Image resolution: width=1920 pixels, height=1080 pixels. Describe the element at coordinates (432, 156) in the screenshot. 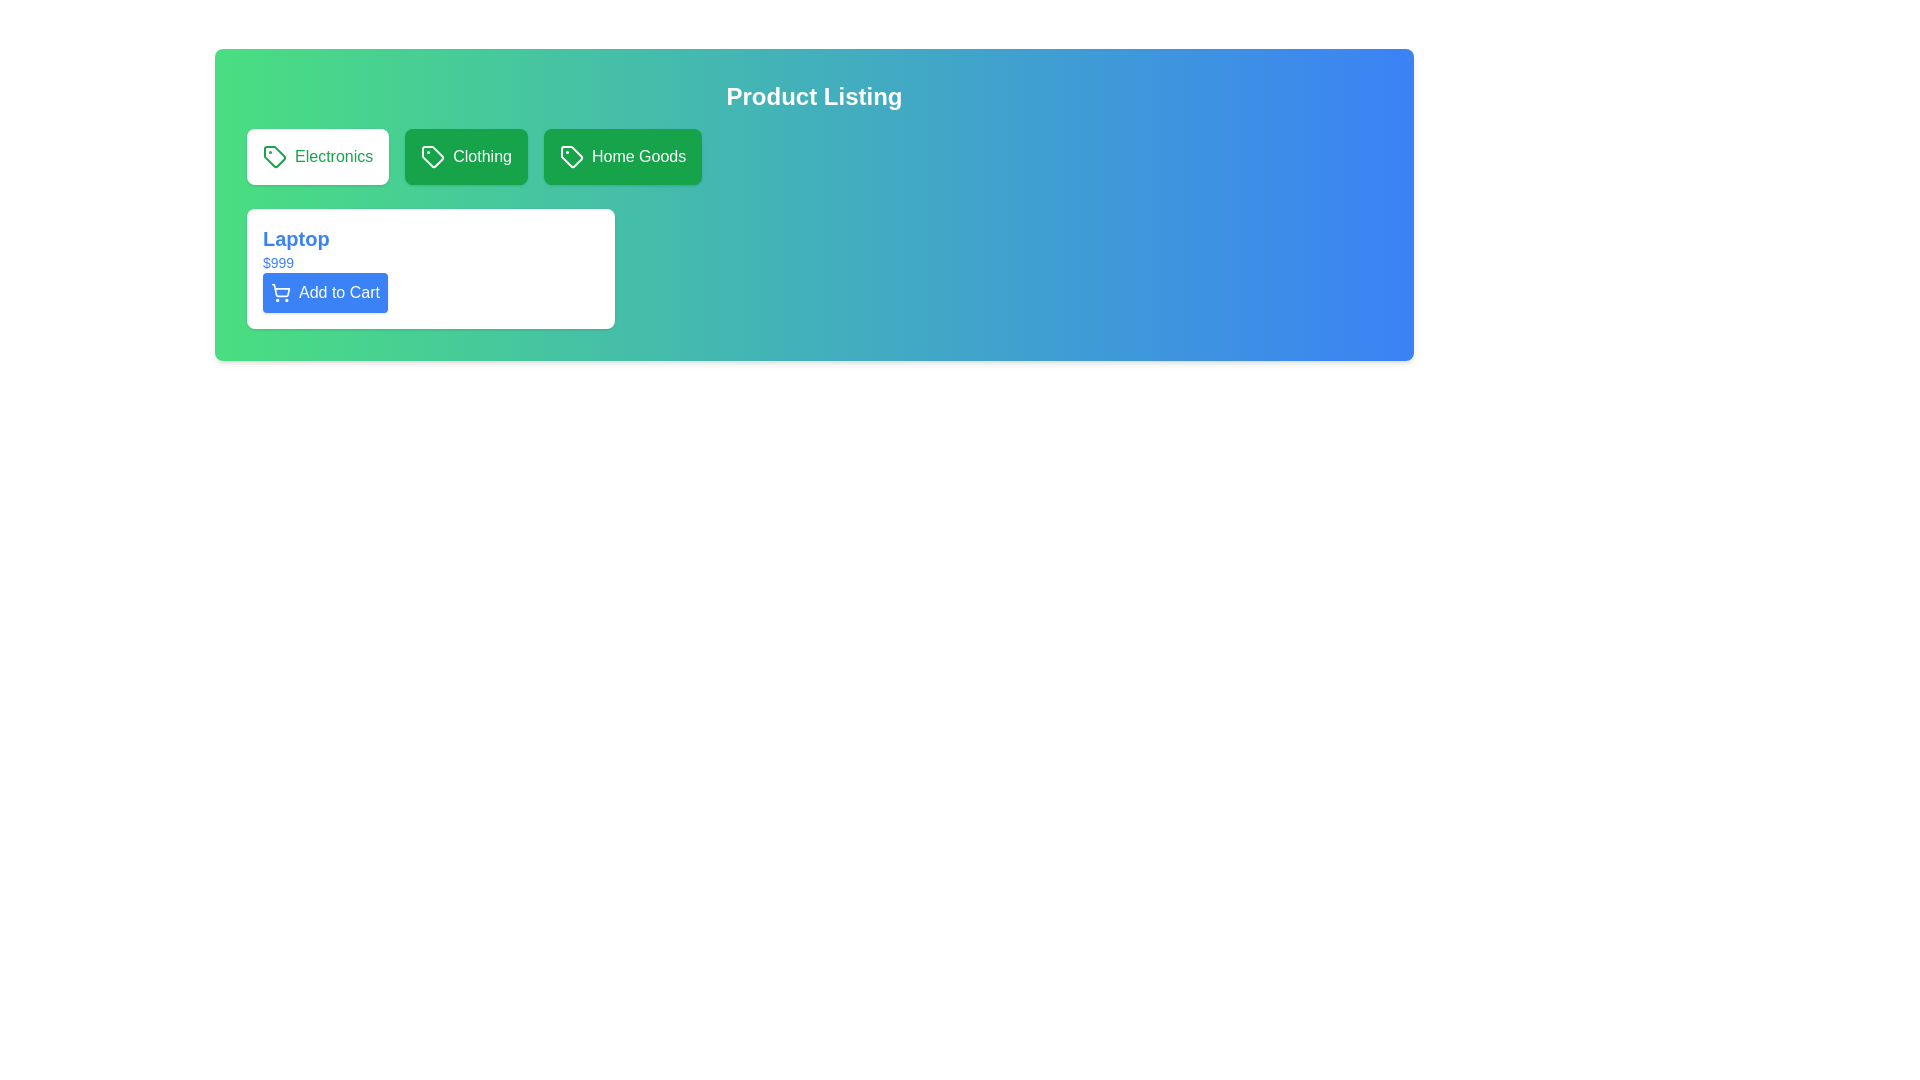

I see `the 'Clothing' category icon, which is the second button in a row of three, positioned between 'Electronics' and 'Home Goods'` at that location.